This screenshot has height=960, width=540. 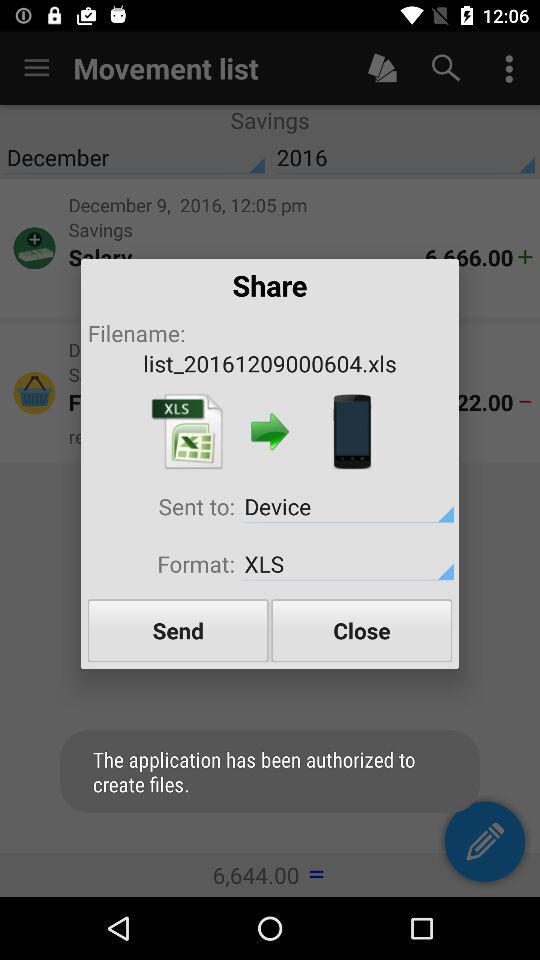 I want to click on xls file, so click(x=187, y=431).